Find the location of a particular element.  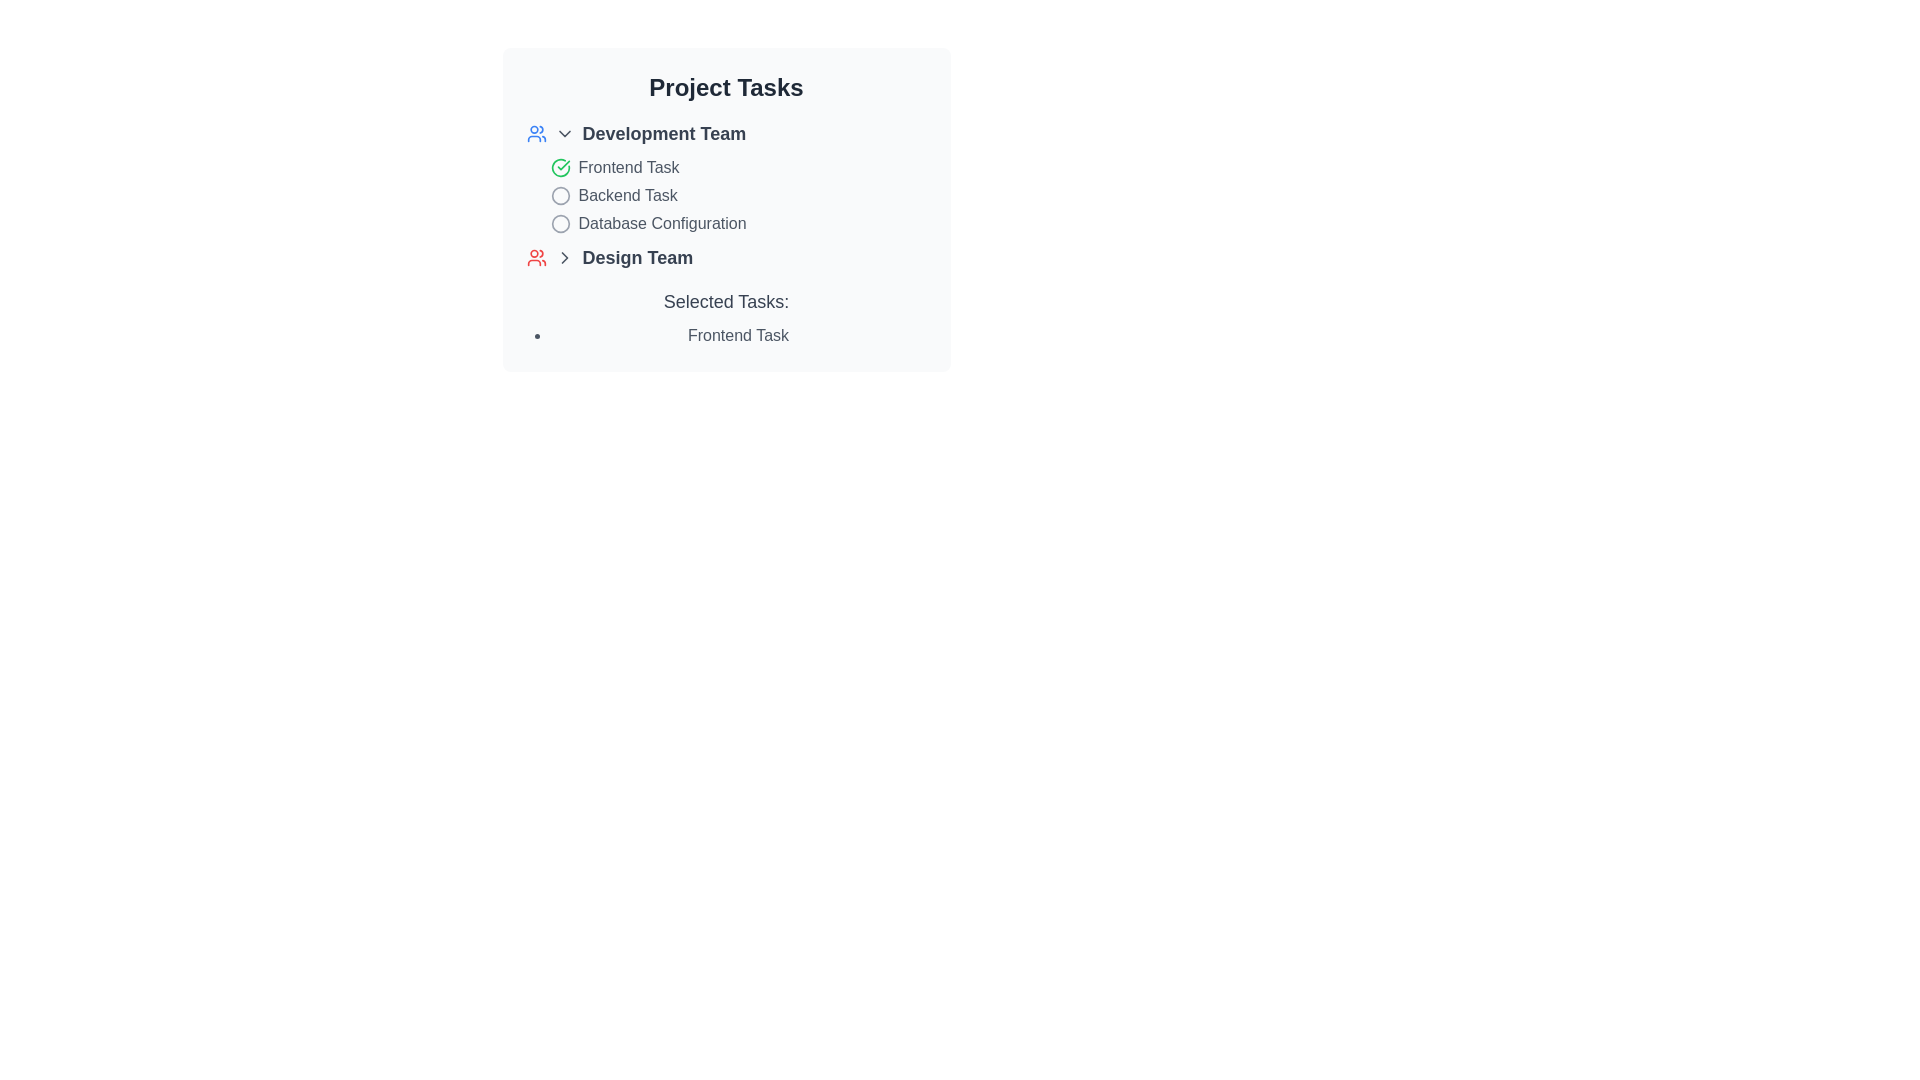

the 'Design Team' text label located under the 'Development Team' header in the 'Project Tasks' section is located at coordinates (636, 257).